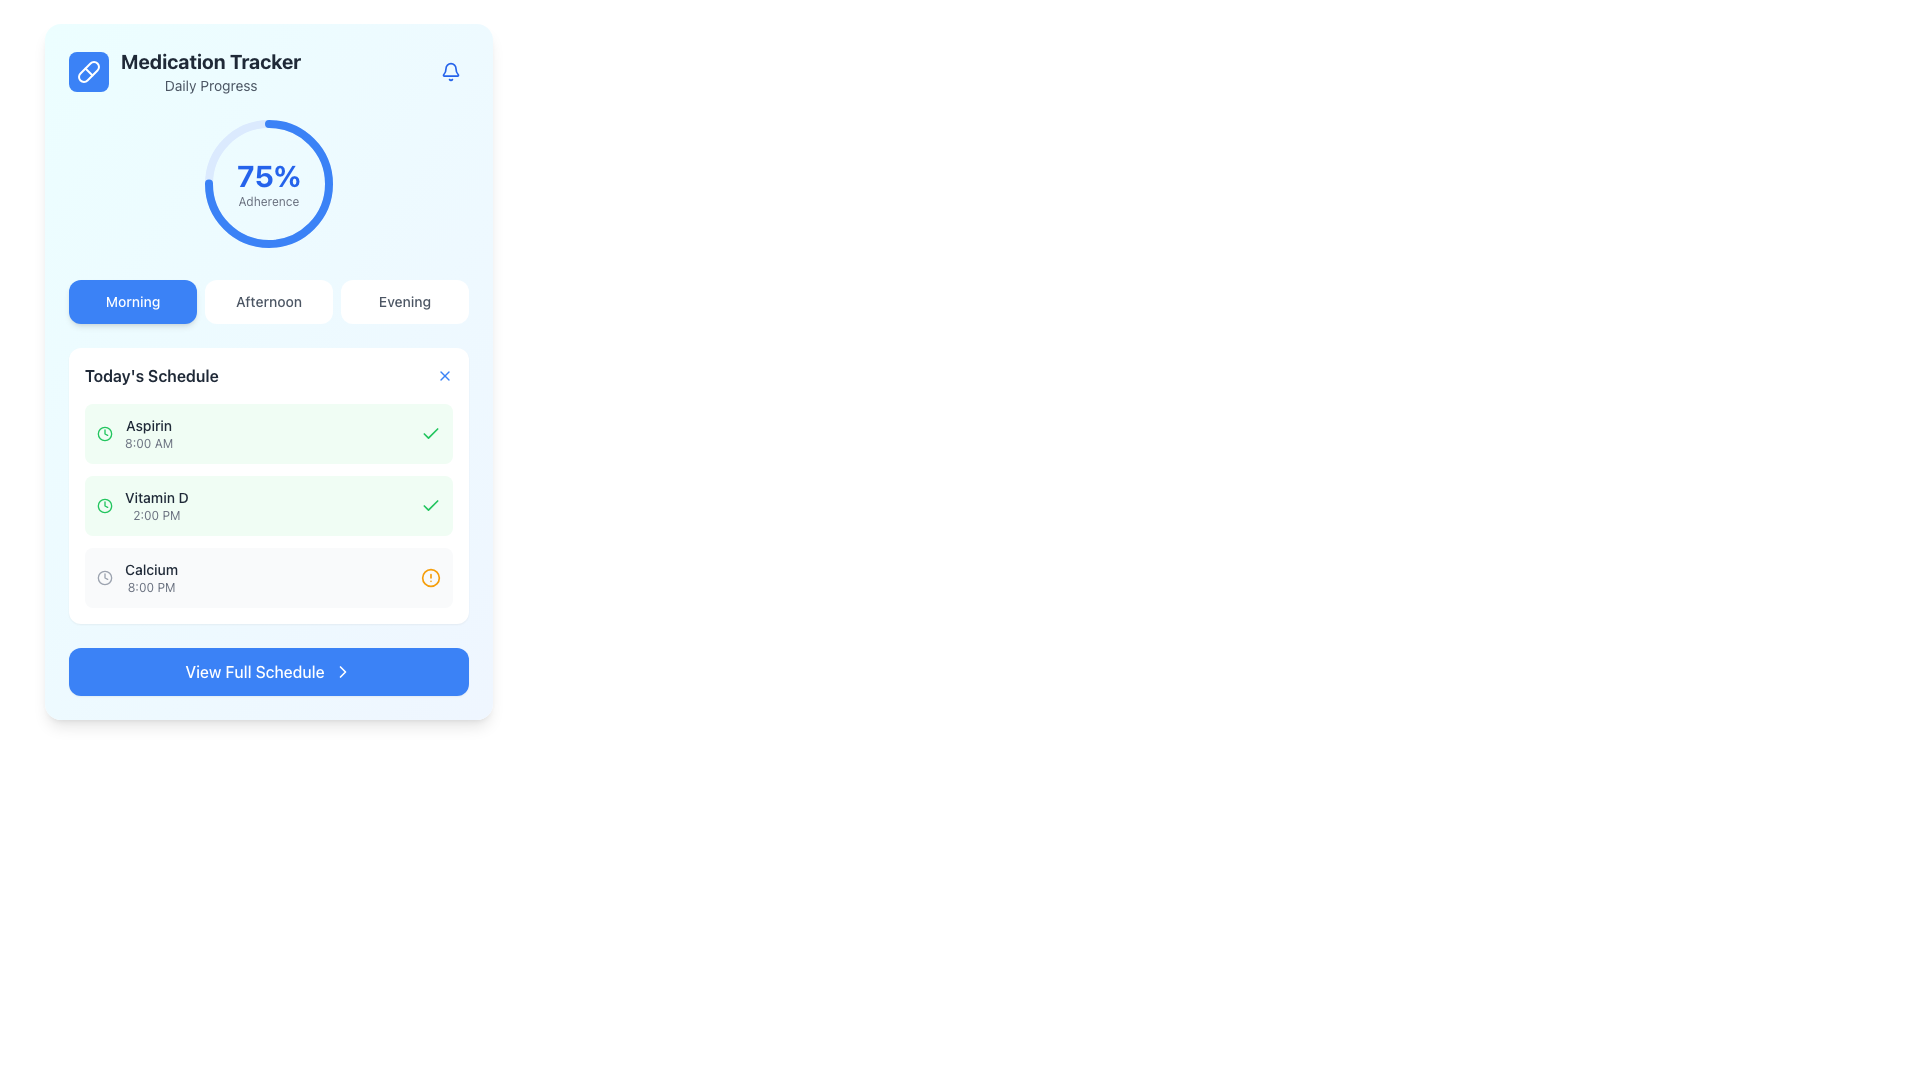 The width and height of the screenshot is (1920, 1080). What do you see at coordinates (150, 586) in the screenshot?
I see `the text label displaying '8:00 PM' which is located beneath the word 'Calcium' in the 'Today’s Schedule' section` at bounding box center [150, 586].